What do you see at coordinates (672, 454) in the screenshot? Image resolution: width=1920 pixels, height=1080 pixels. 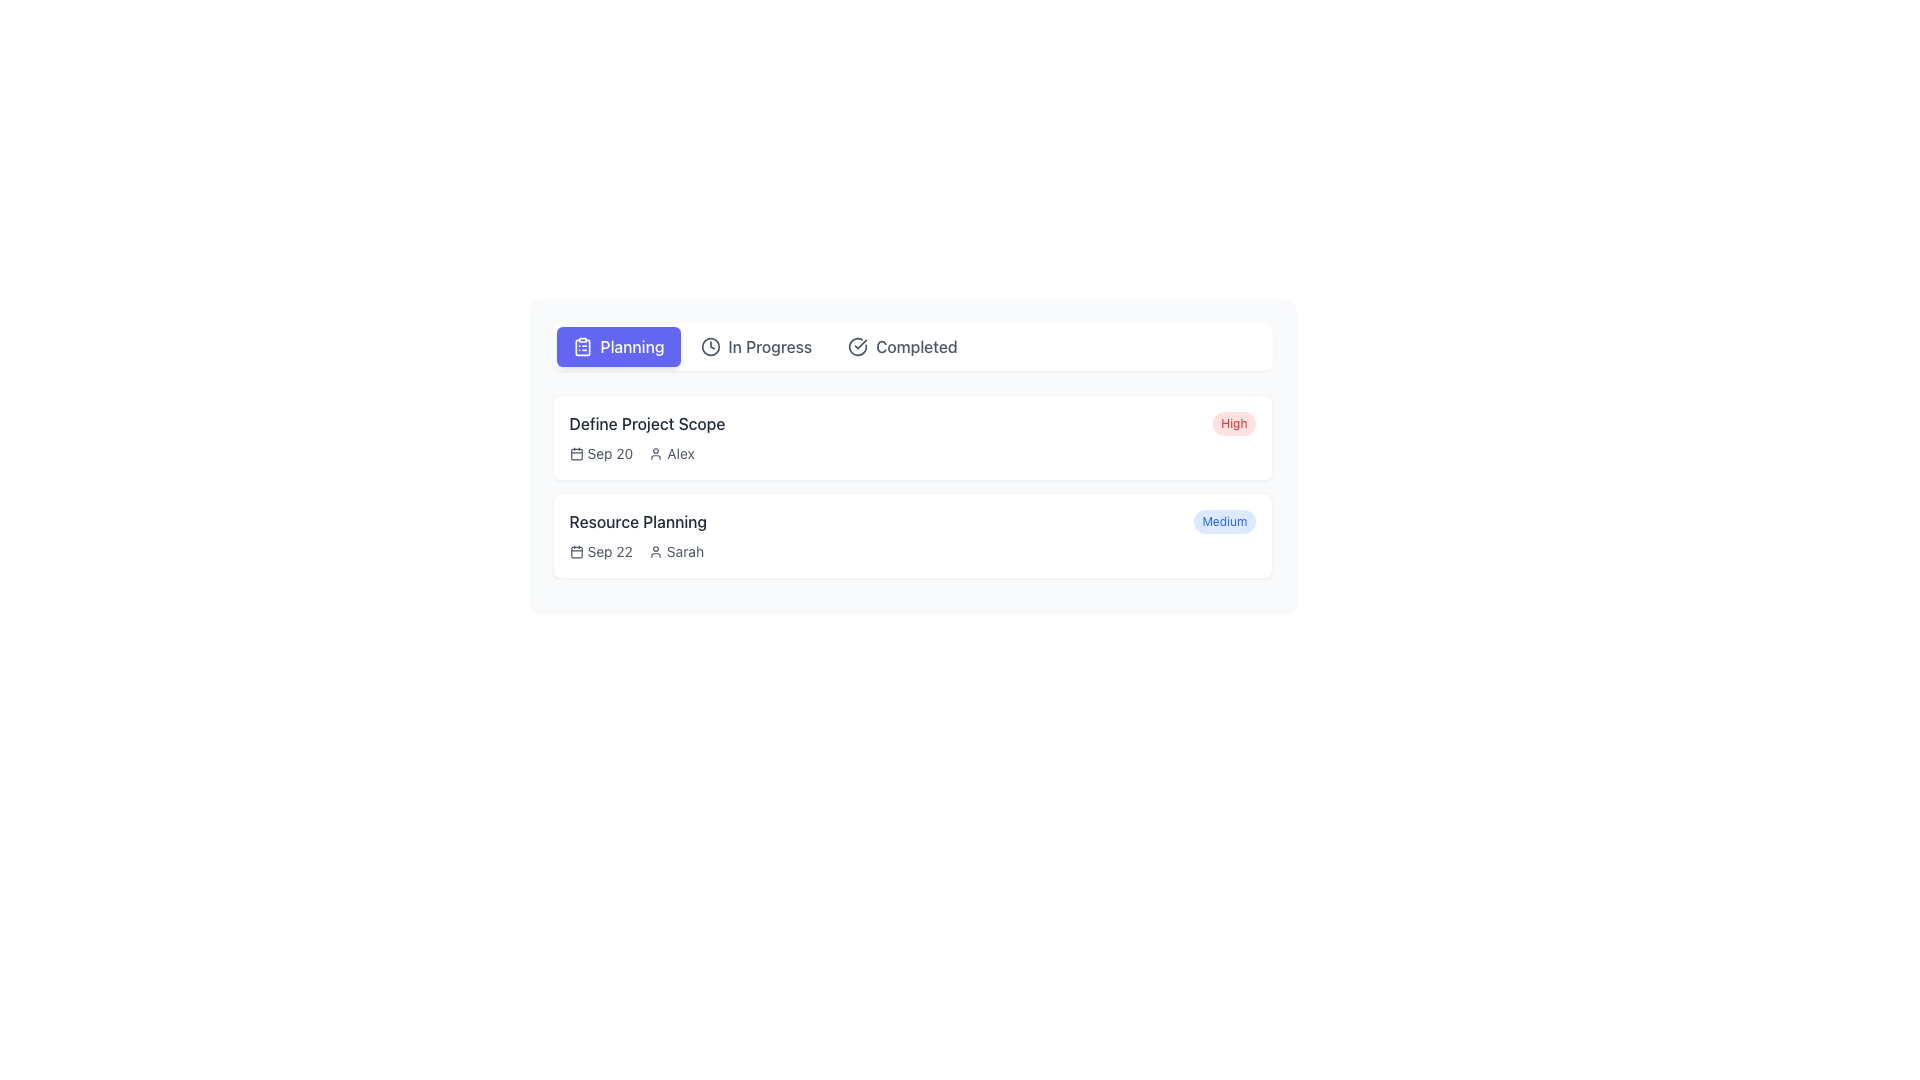 I see `the user icon and text label combination for 'Alex'` at bounding box center [672, 454].